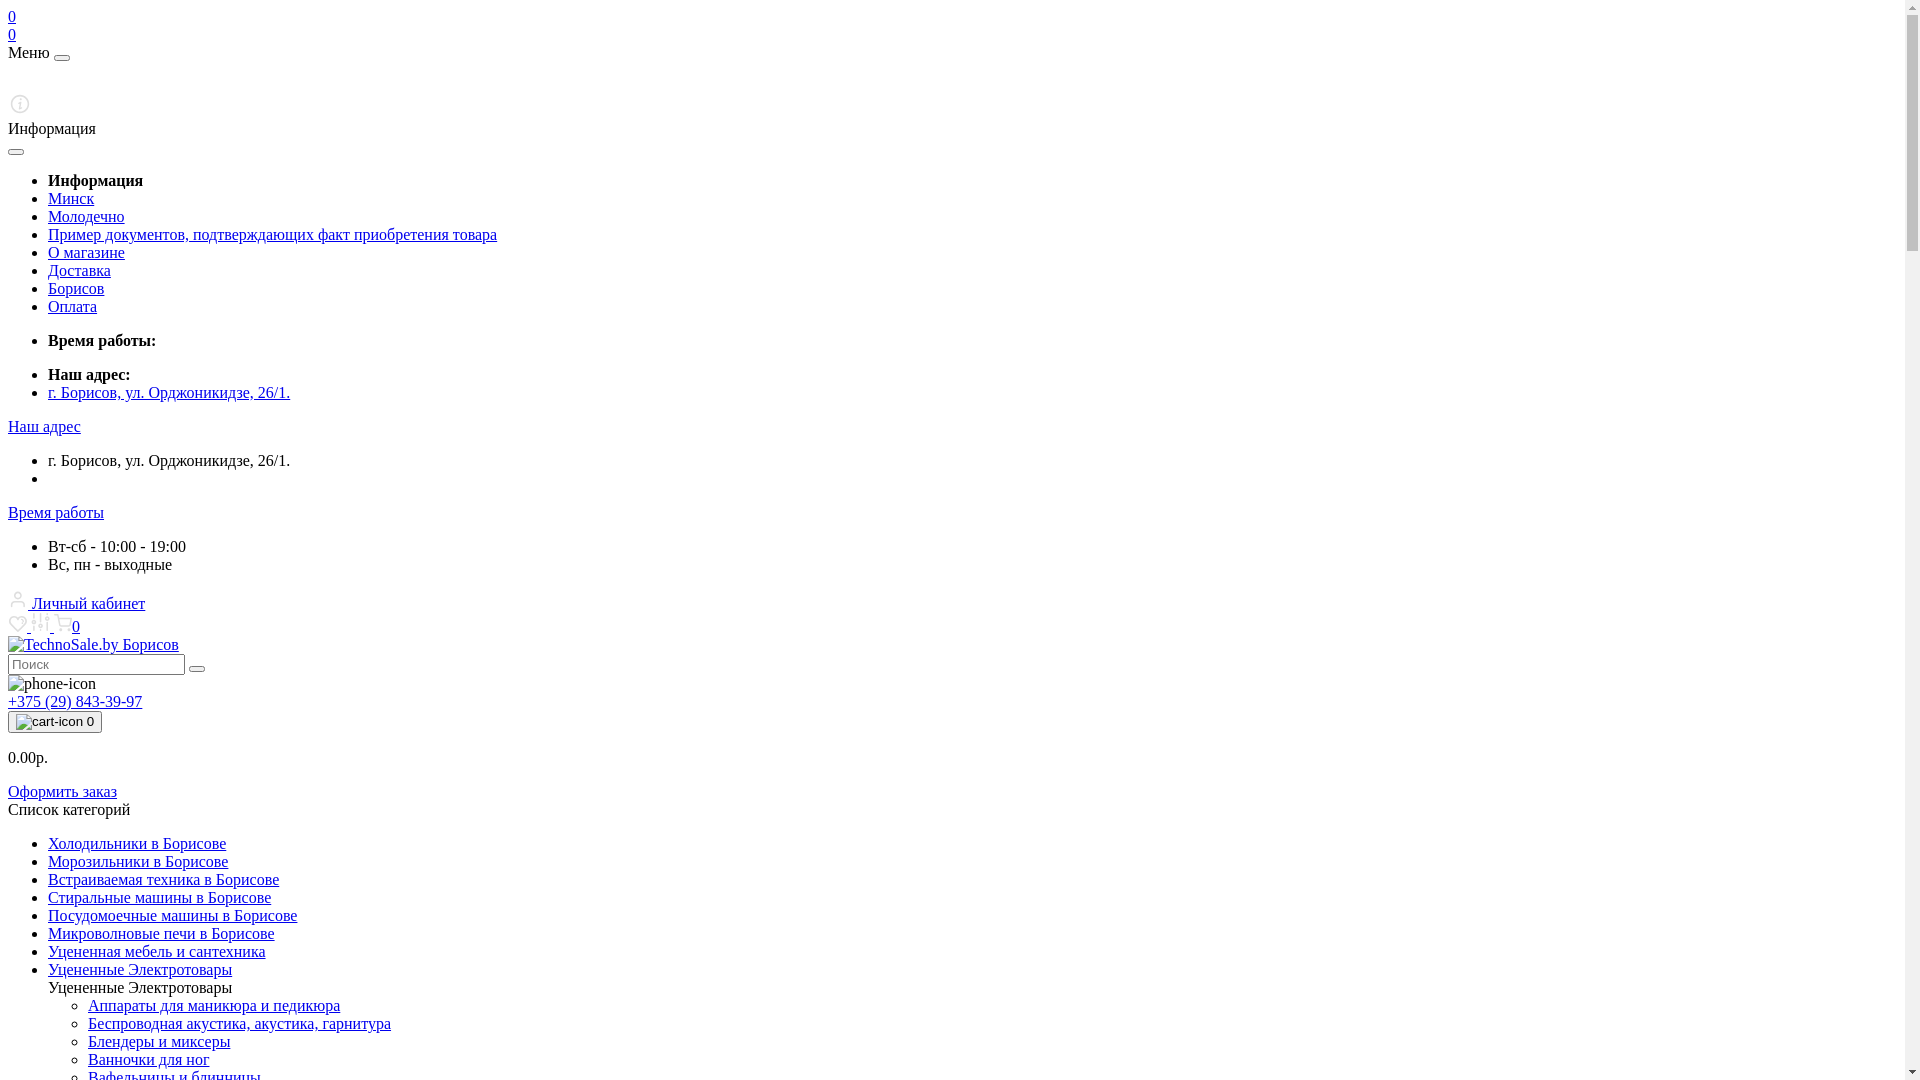 The height and width of the screenshot is (1080, 1920). Describe the element at coordinates (67, 625) in the screenshot. I see `'0'` at that location.